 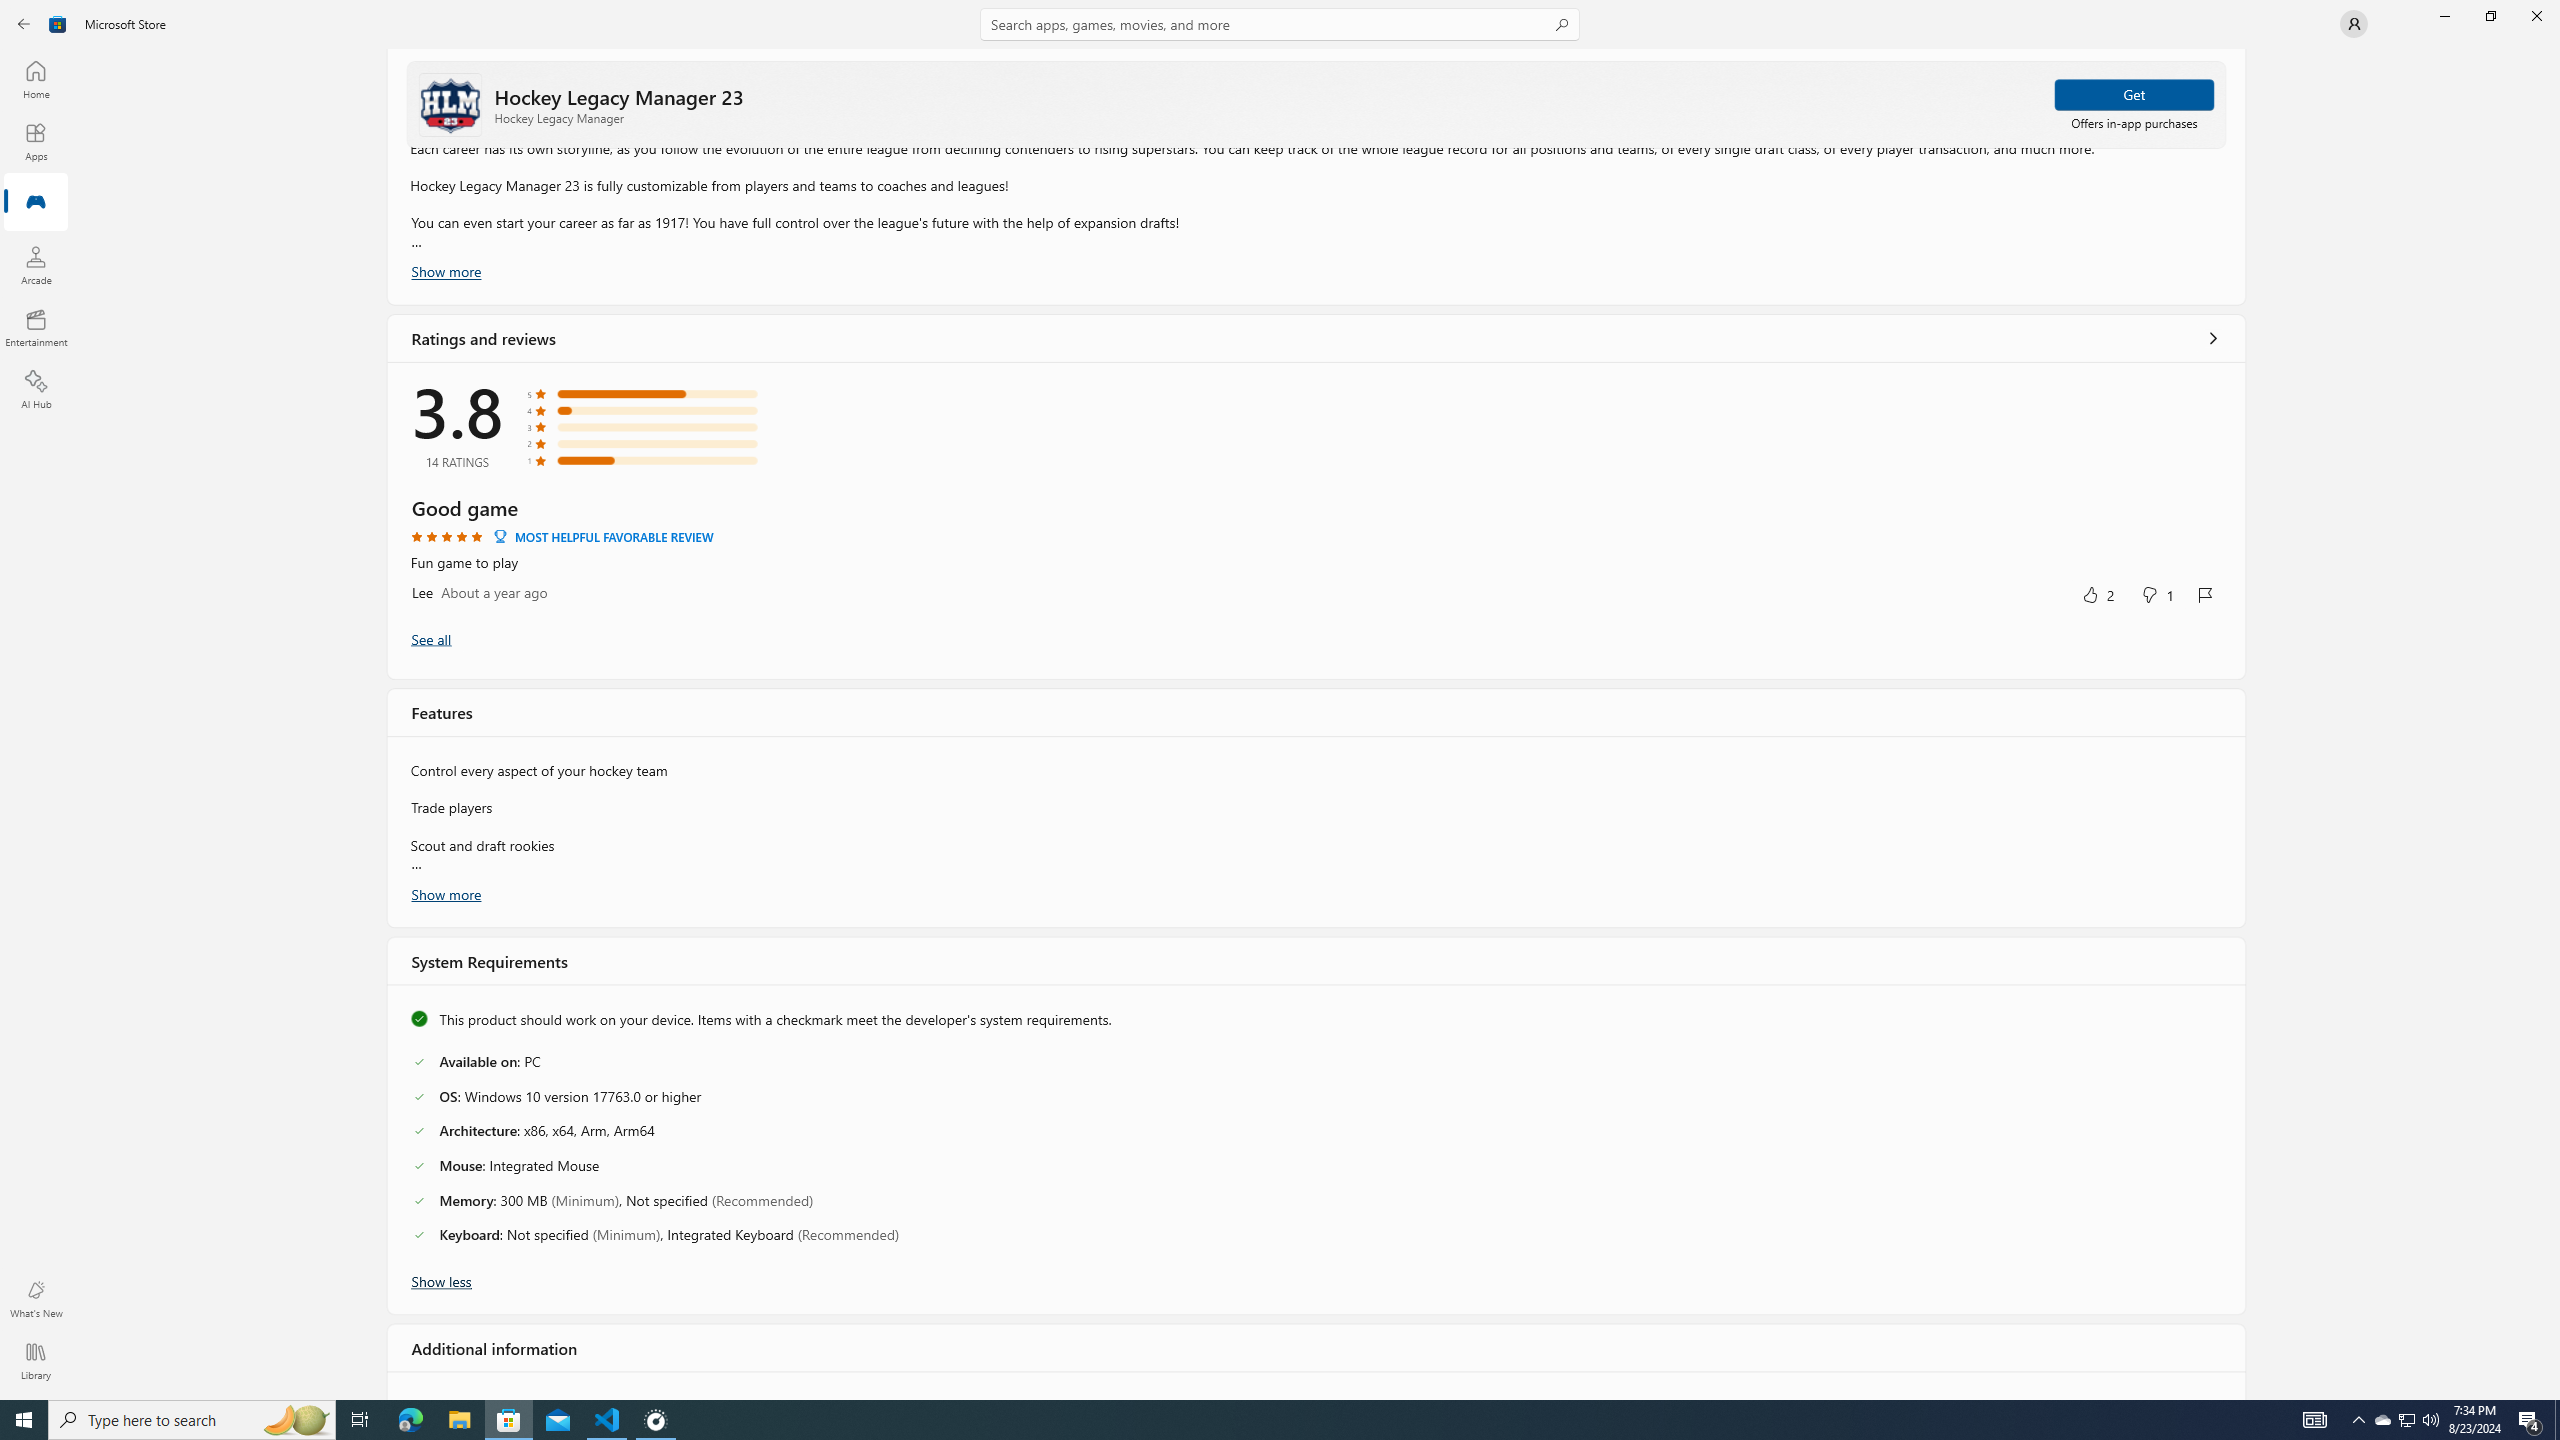 I want to click on 'Report review', so click(x=2205, y=593).